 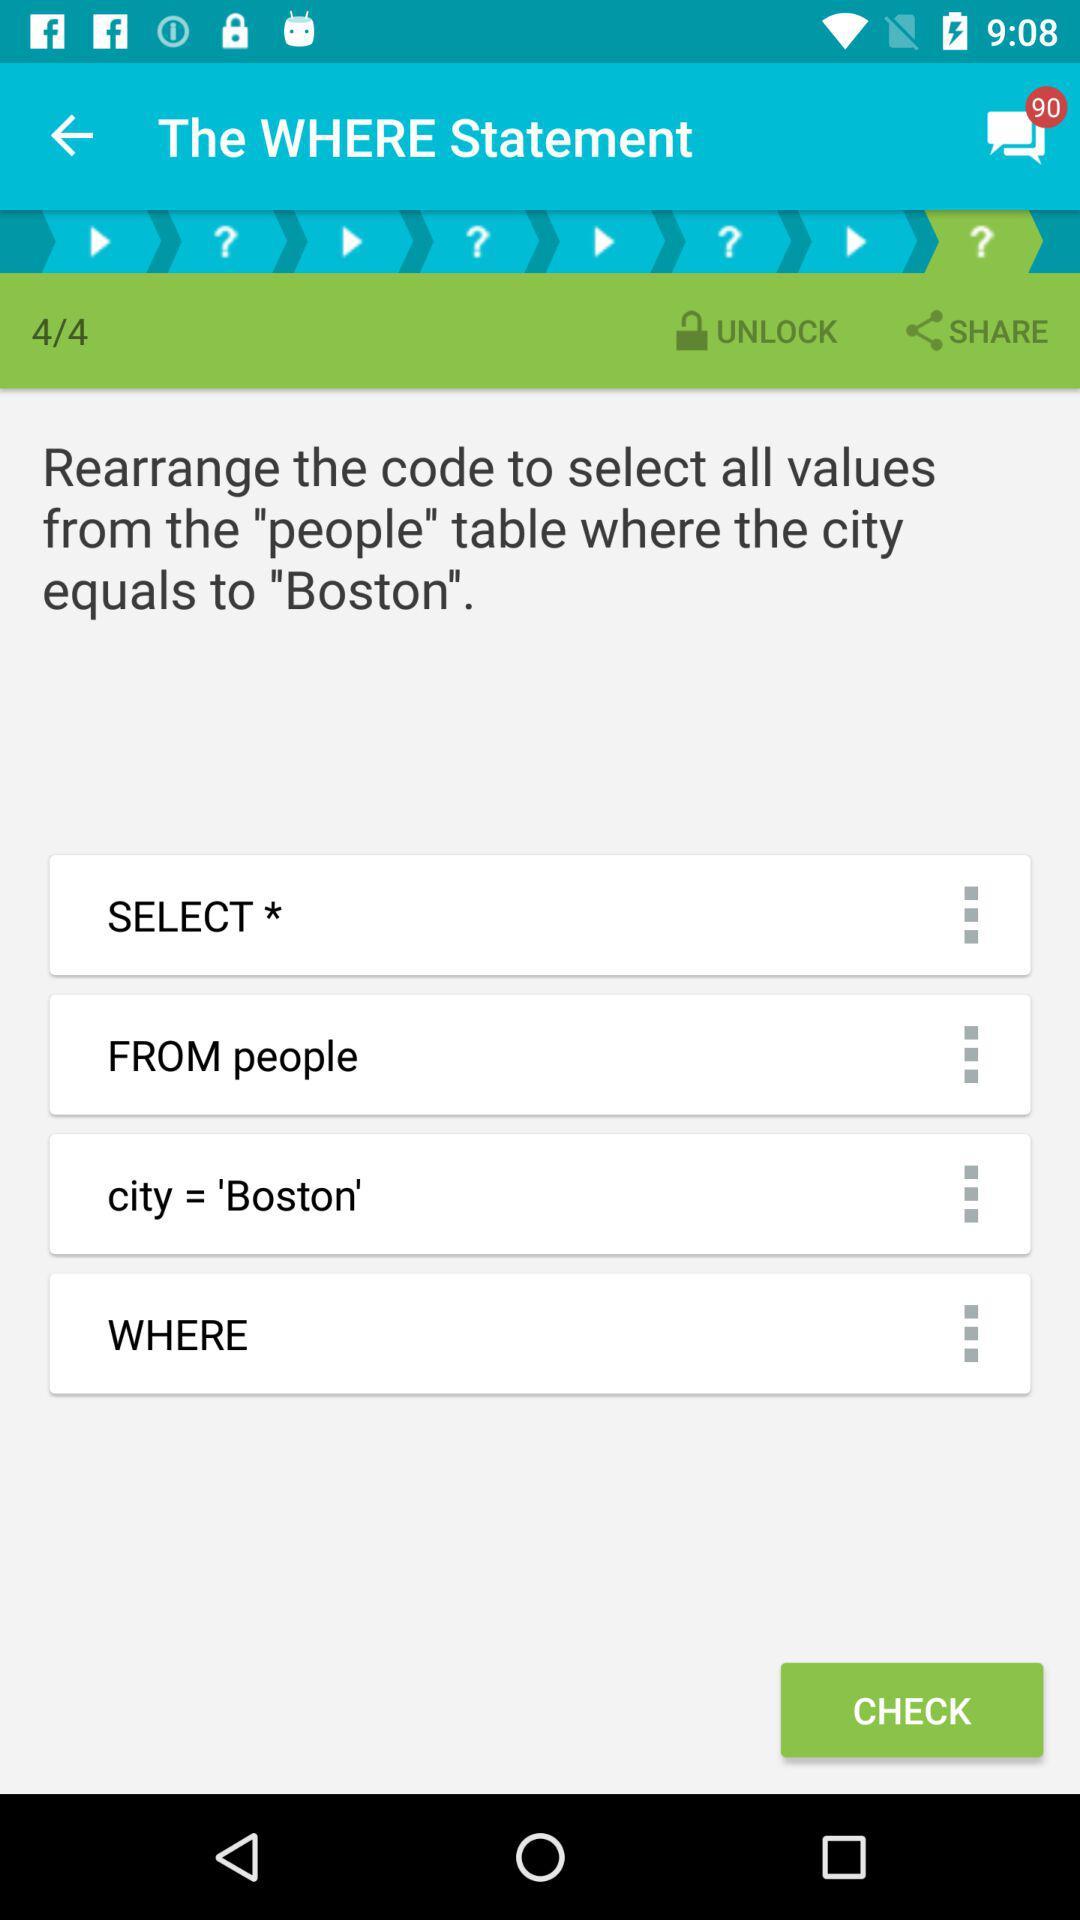 I want to click on item next to share, so click(x=752, y=330).